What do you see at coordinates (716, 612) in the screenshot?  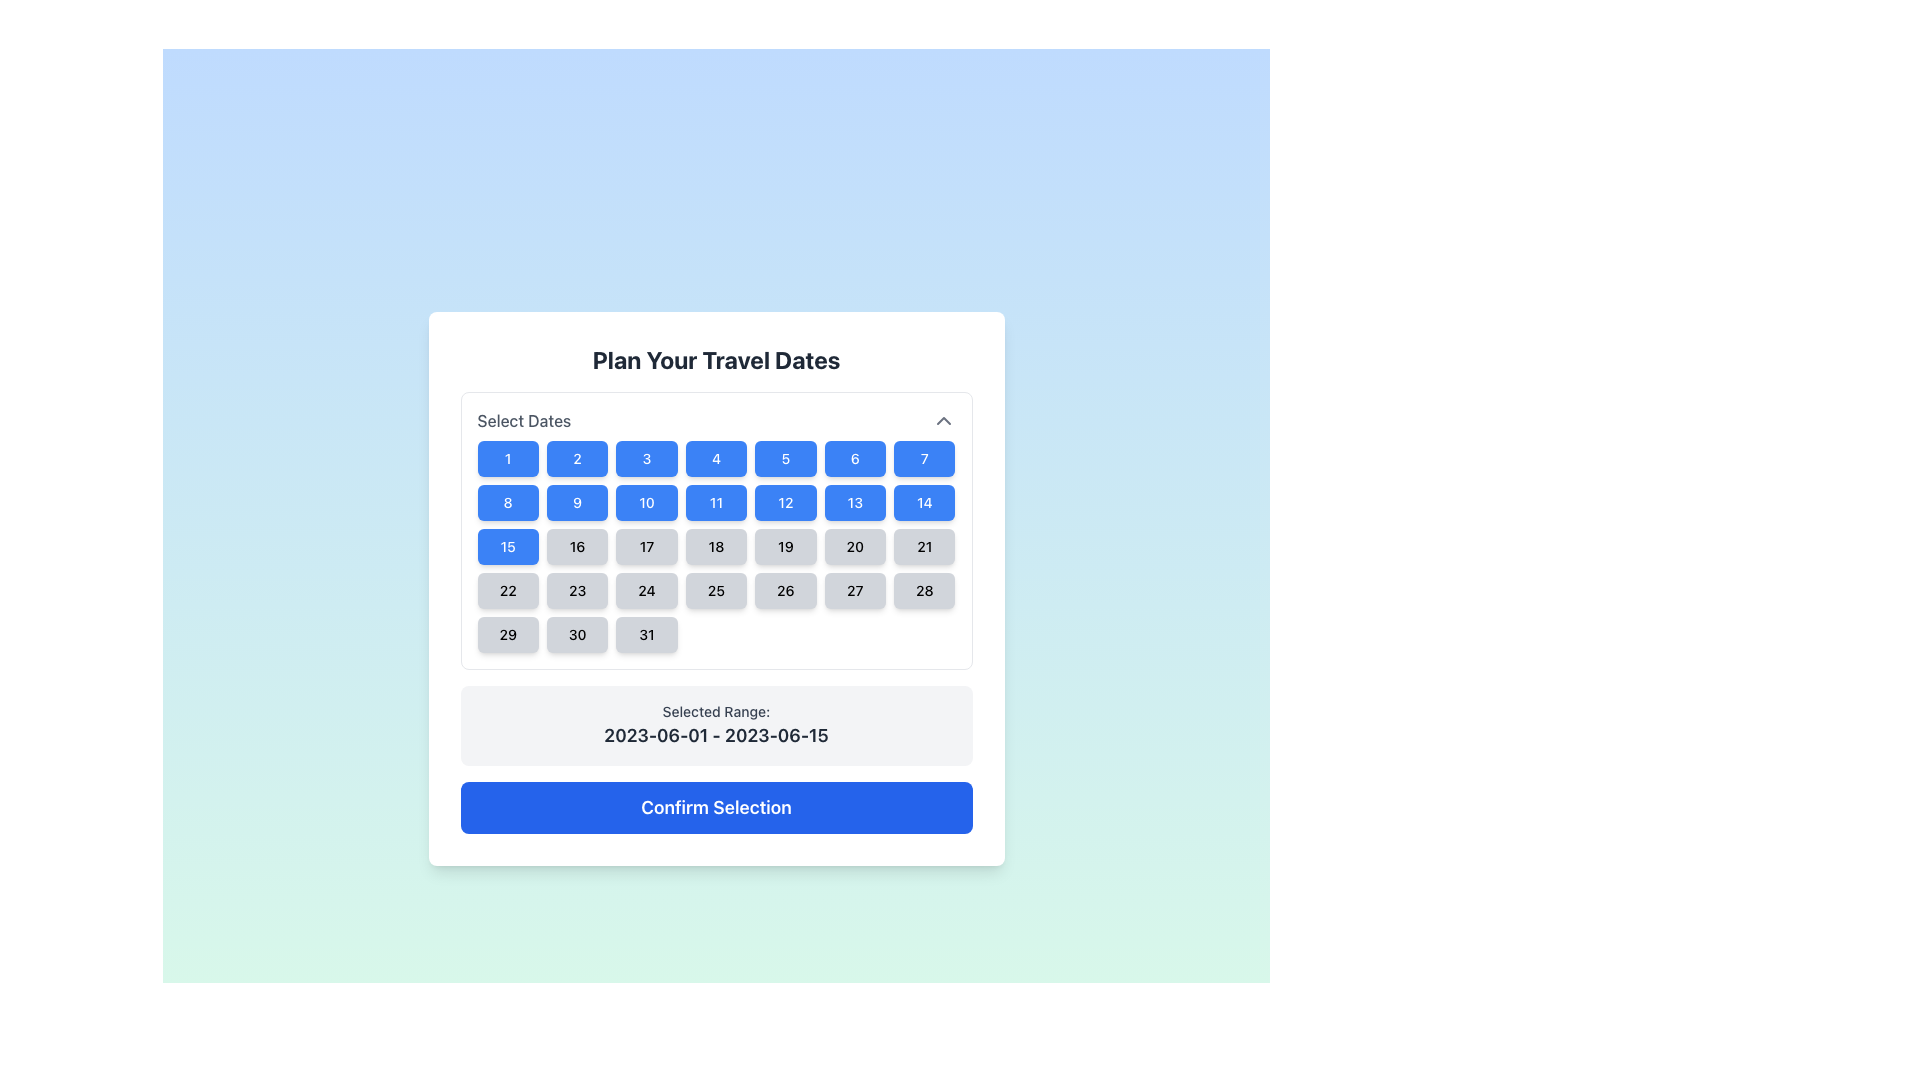 I see `a date in the Calendar picker located centrally beneath the title 'Plan Your Travel Dates' and above the button labeled 'Confirm Selection'` at bounding box center [716, 612].